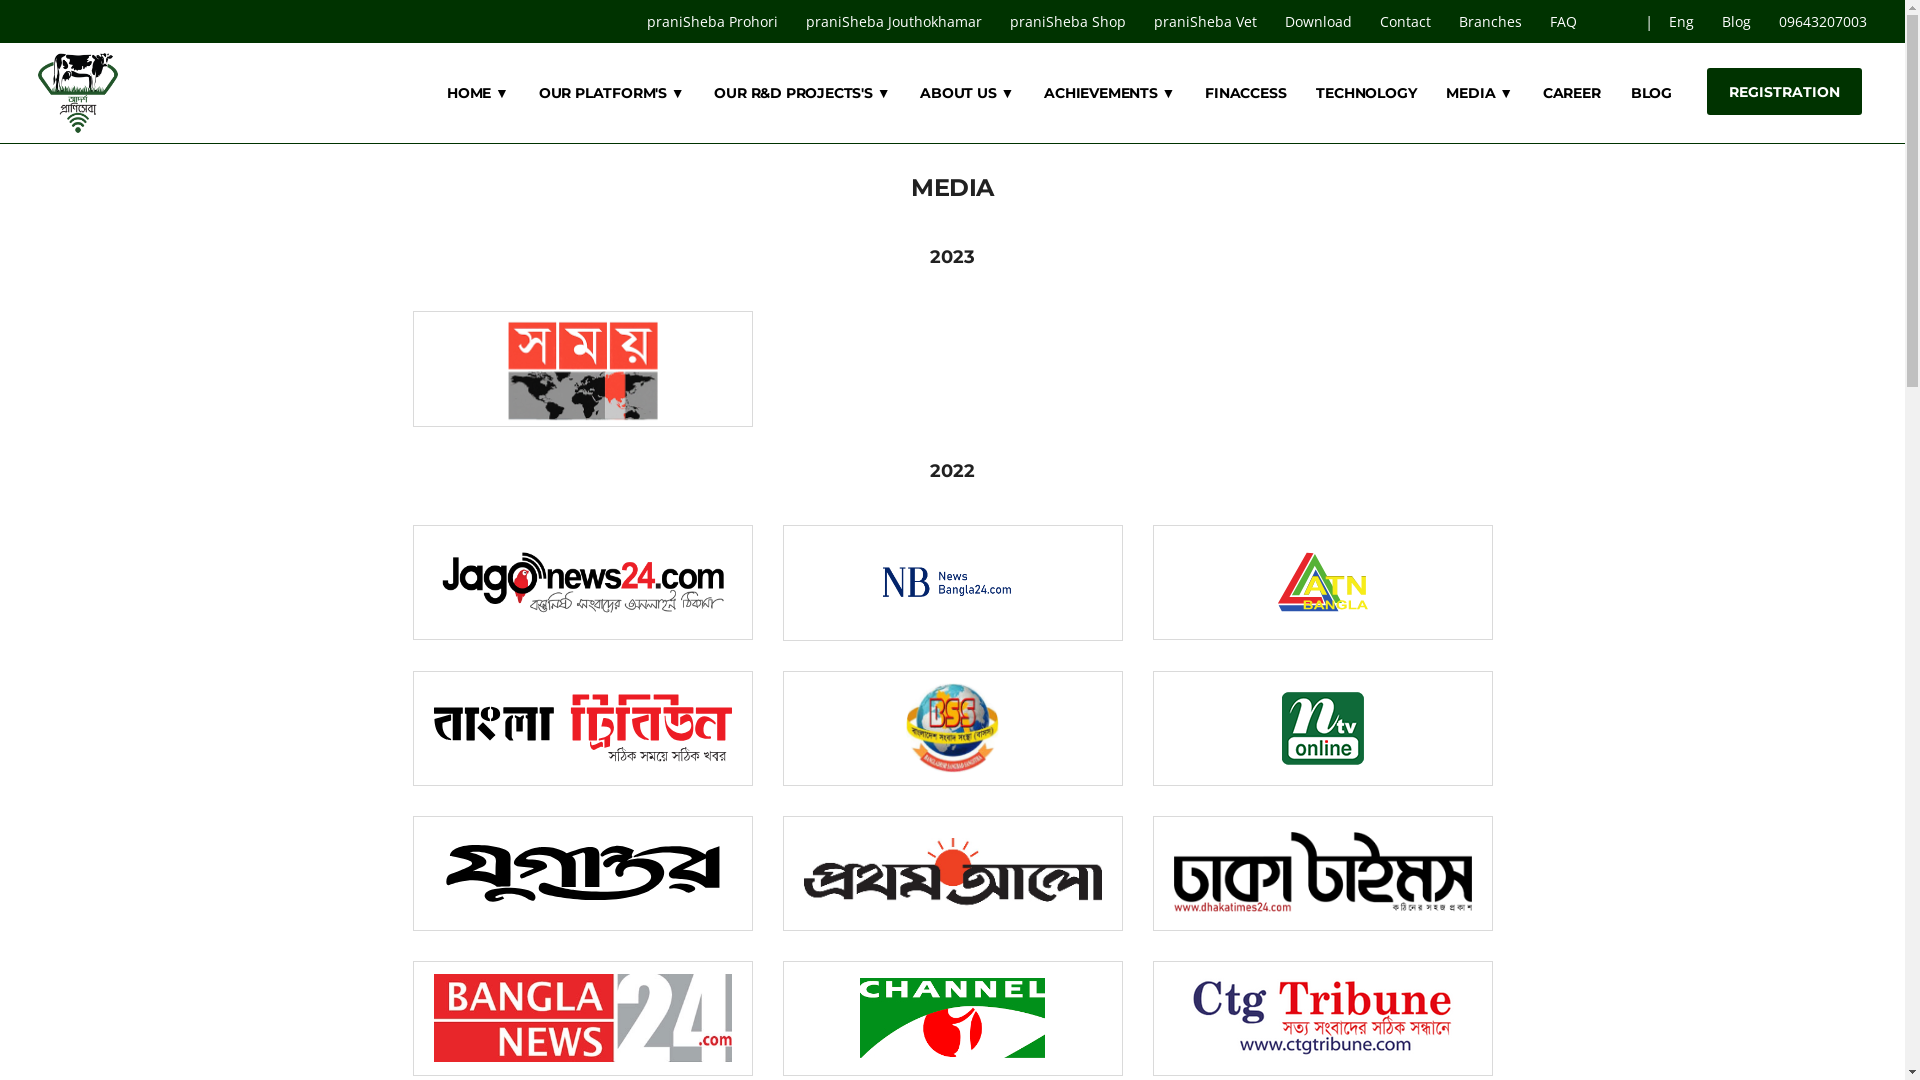  Describe the element at coordinates (895, 21) in the screenshot. I see `'praniSheba Jouthokhamar'` at that location.